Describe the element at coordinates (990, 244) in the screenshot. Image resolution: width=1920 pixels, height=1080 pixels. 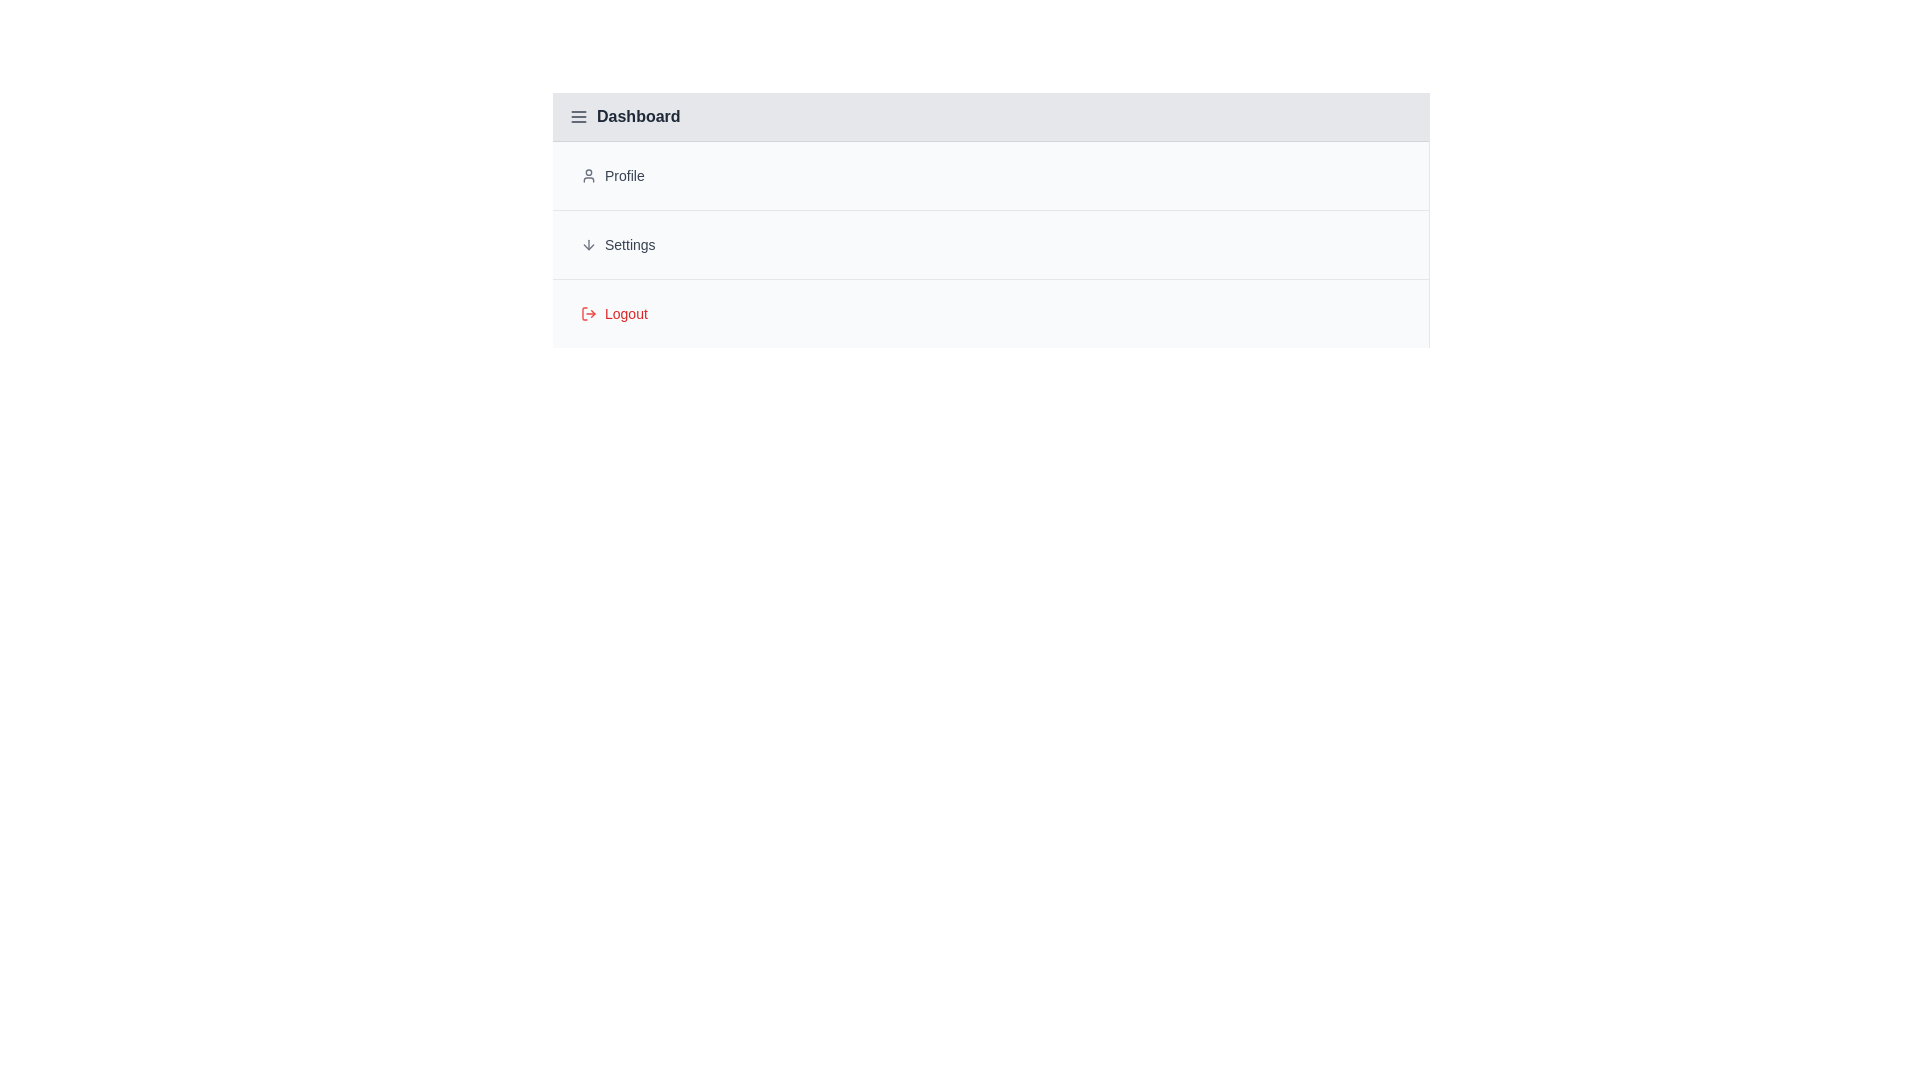
I see `the text of the menu item Settings` at that location.